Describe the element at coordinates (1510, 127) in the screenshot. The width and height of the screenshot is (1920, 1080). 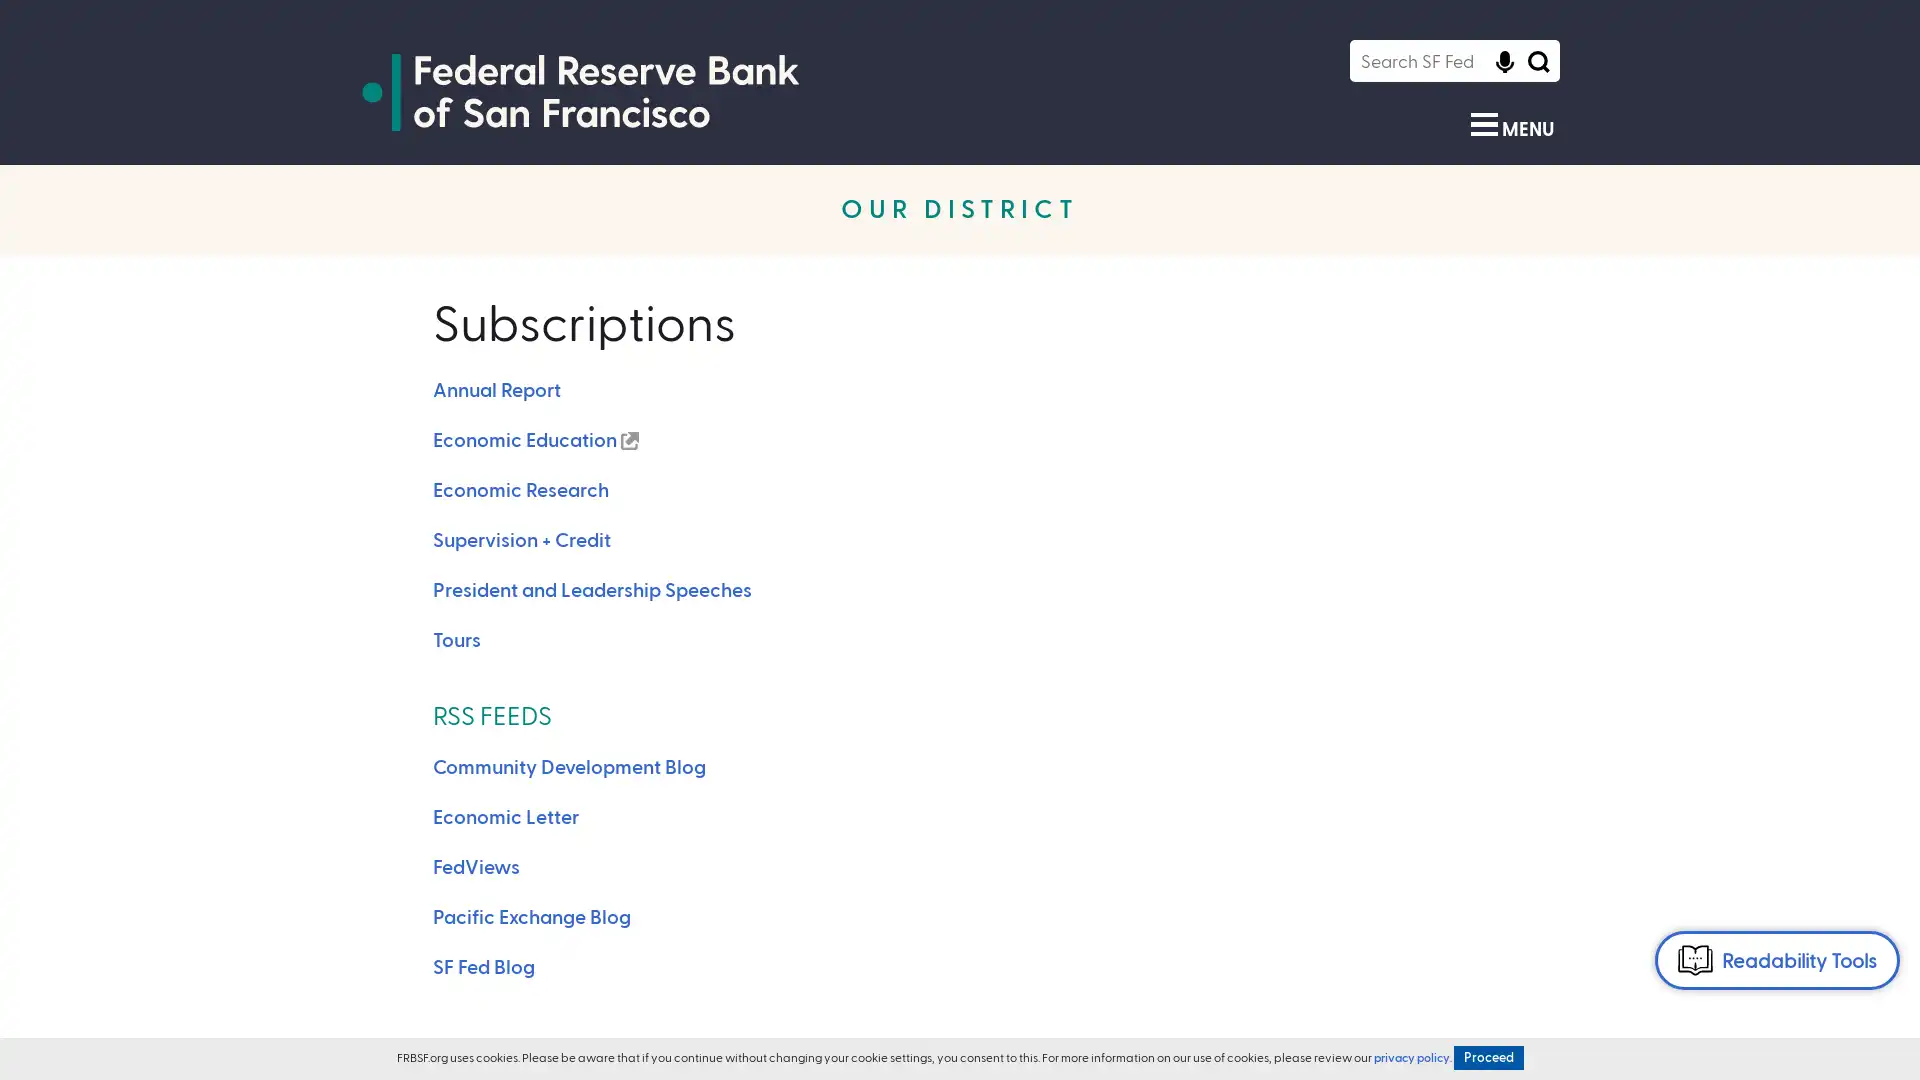
I see `Show Menu MENU` at that location.